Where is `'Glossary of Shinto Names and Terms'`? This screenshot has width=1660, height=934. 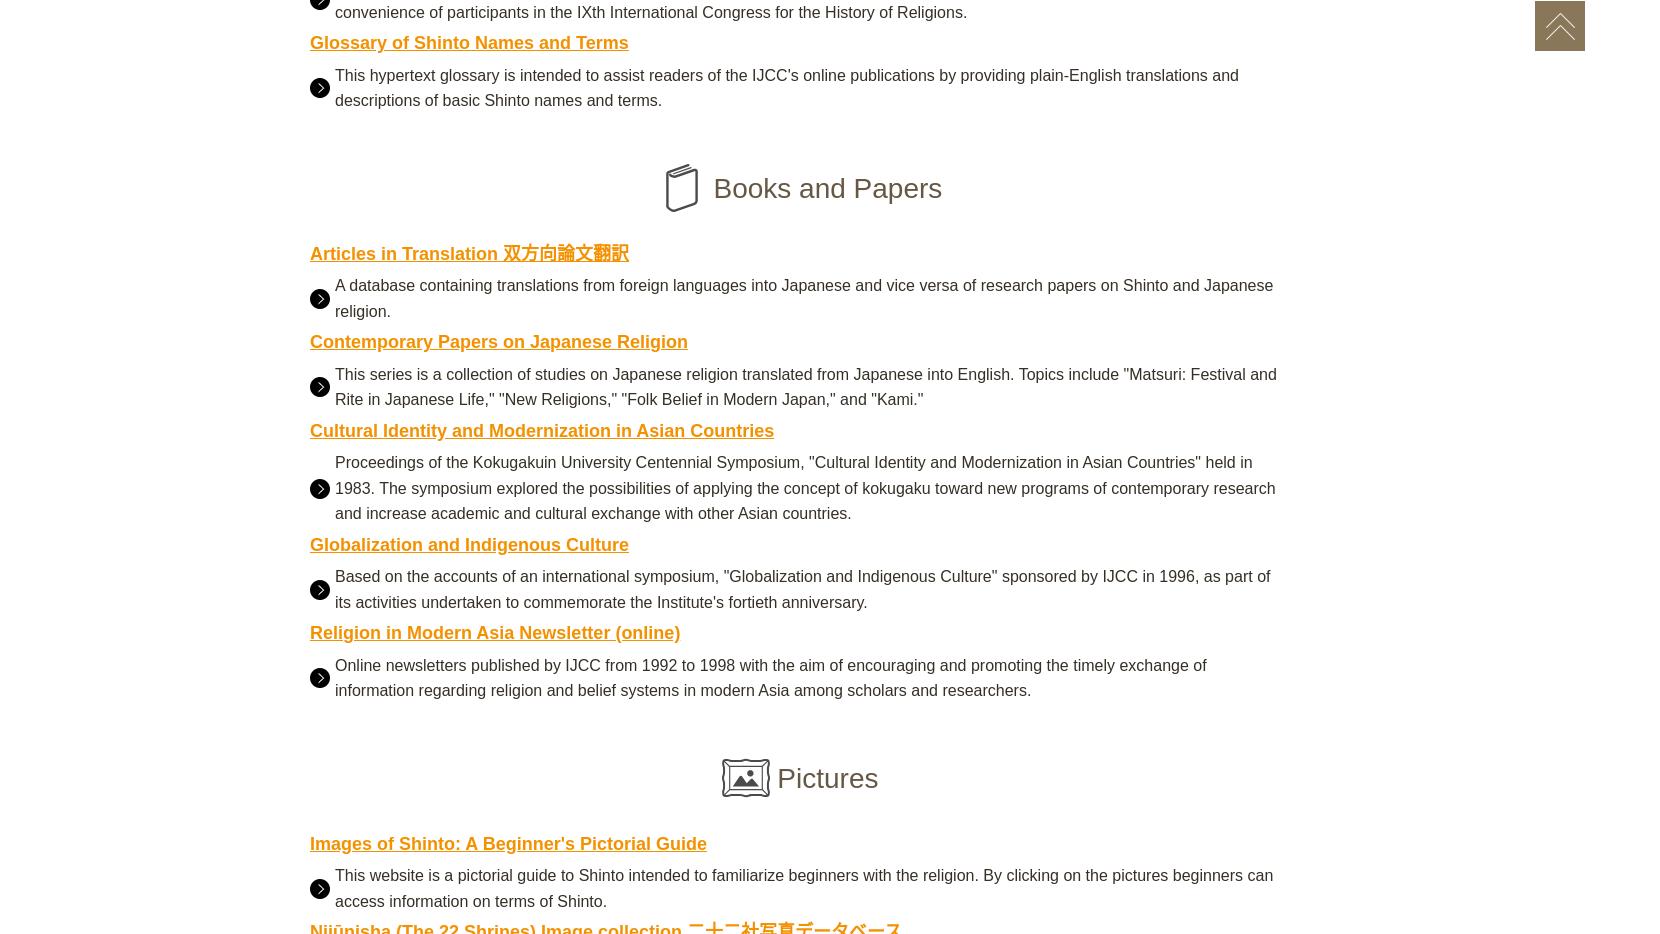
'Glossary of Shinto Names and Terms' is located at coordinates (467, 41).